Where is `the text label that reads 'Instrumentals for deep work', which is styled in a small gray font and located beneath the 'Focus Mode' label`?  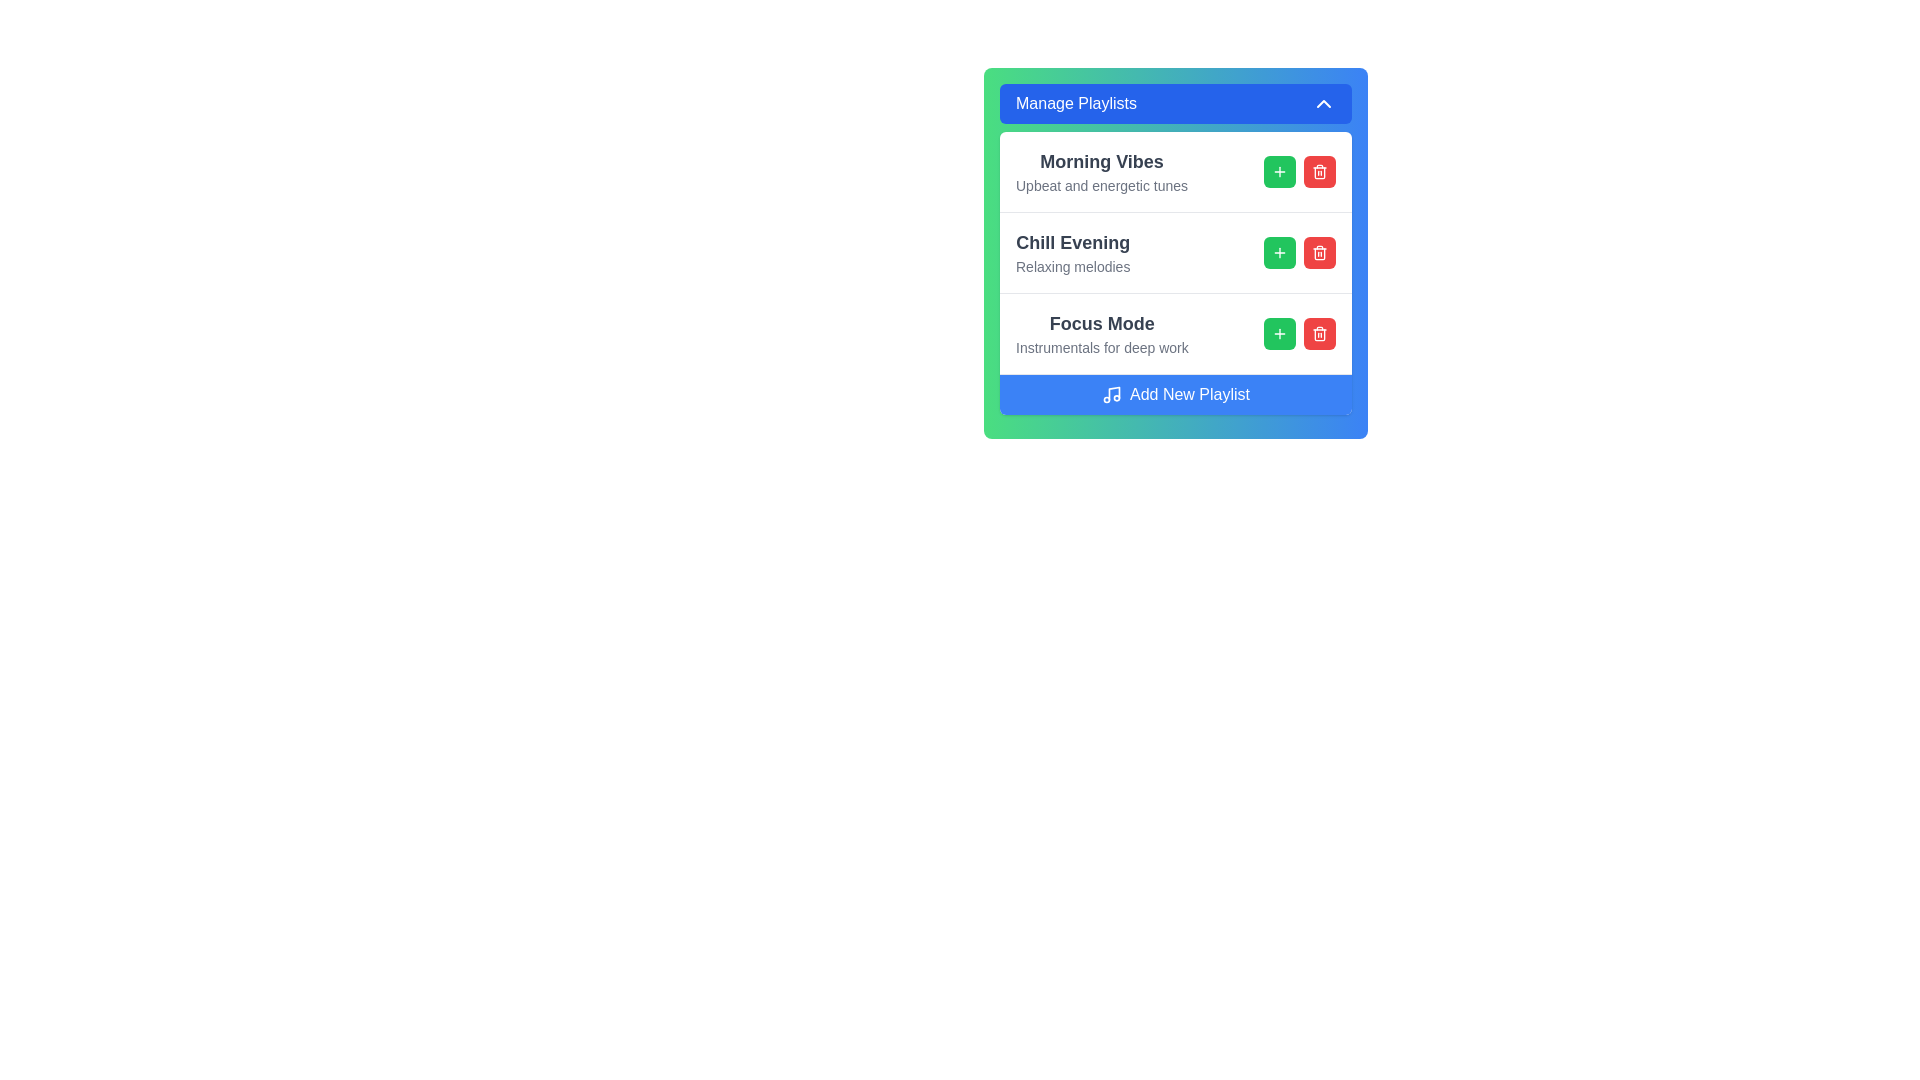 the text label that reads 'Instrumentals for deep work', which is styled in a small gray font and located beneath the 'Focus Mode' label is located at coordinates (1101, 346).